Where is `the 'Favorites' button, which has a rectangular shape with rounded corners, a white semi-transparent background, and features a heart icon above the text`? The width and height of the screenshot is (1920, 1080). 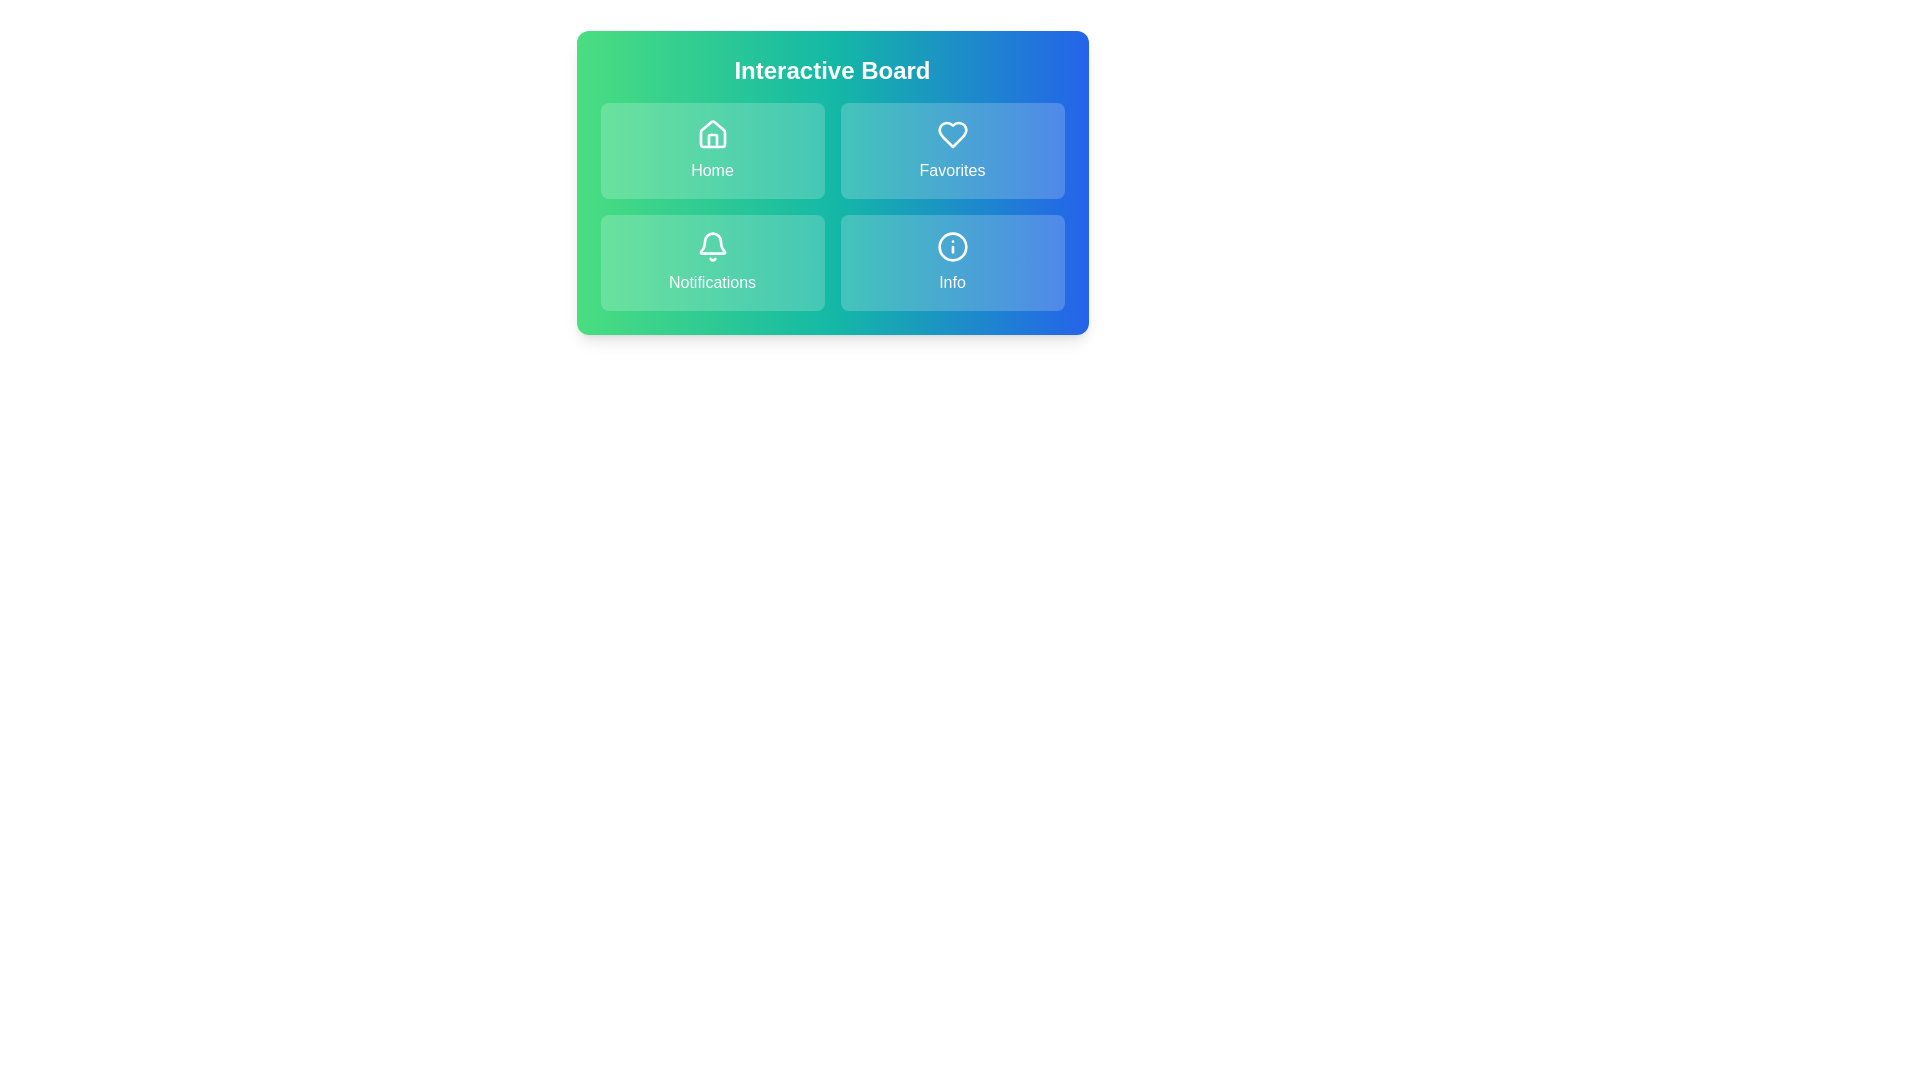 the 'Favorites' button, which has a rectangular shape with rounded corners, a white semi-transparent background, and features a heart icon above the text is located at coordinates (951, 149).